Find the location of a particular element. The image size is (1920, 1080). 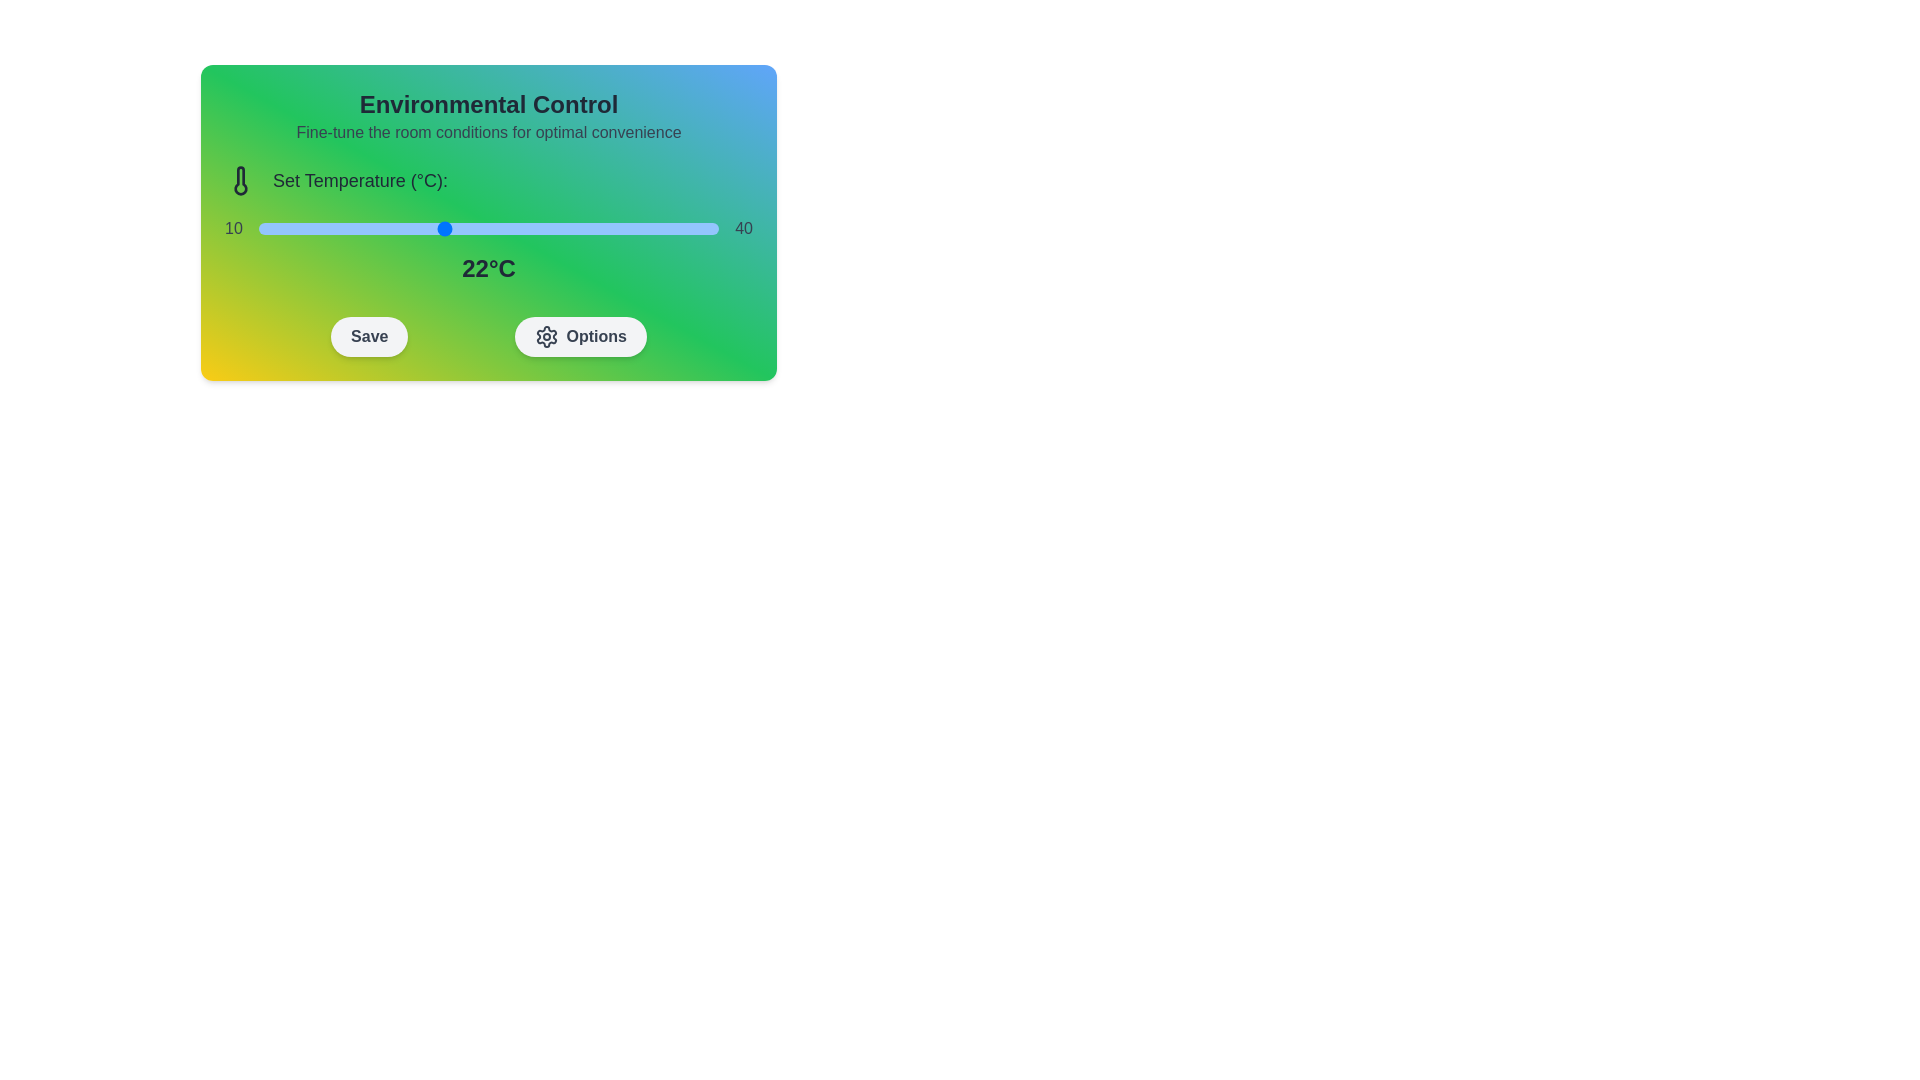

the movable circular knob of the temperature adjustment range slider, which is centrally positioned and flanked by labels '10' and '40' is located at coordinates (489, 227).